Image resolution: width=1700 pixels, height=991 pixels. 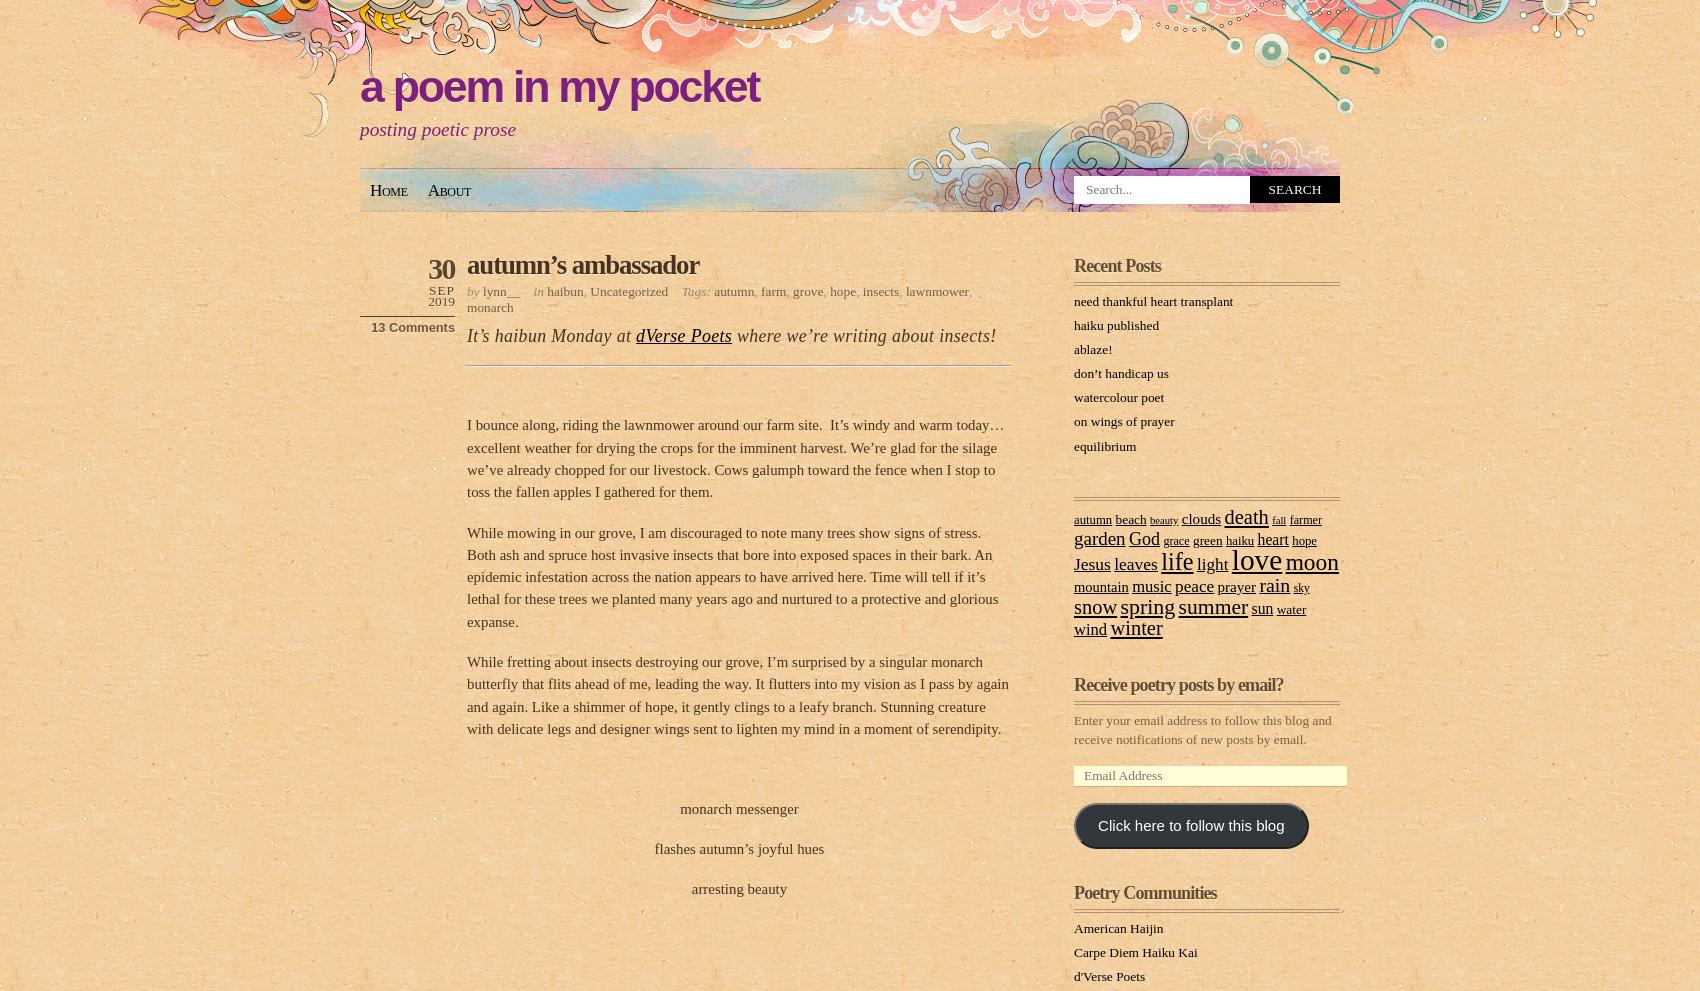 What do you see at coordinates (1135, 951) in the screenshot?
I see `'Carpe Diem Haiku Kai'` at bounding box center [1135, 951].